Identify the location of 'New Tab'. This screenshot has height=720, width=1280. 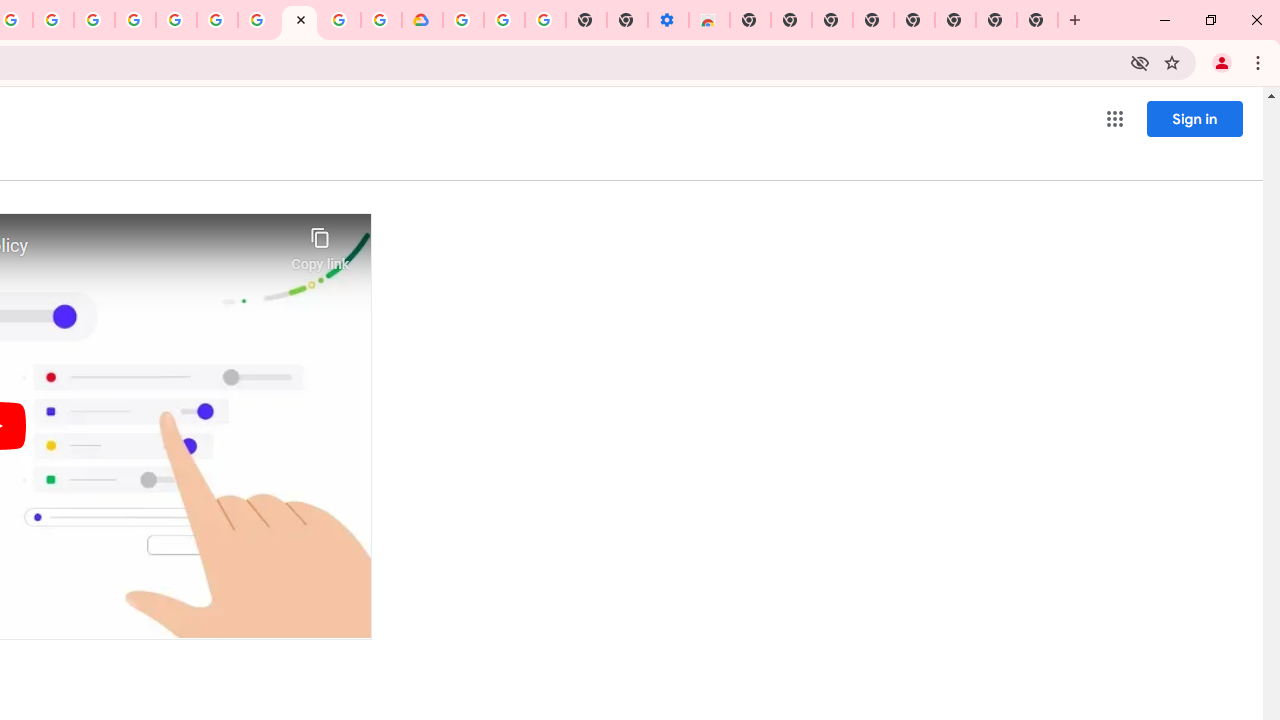
(1038, 20).